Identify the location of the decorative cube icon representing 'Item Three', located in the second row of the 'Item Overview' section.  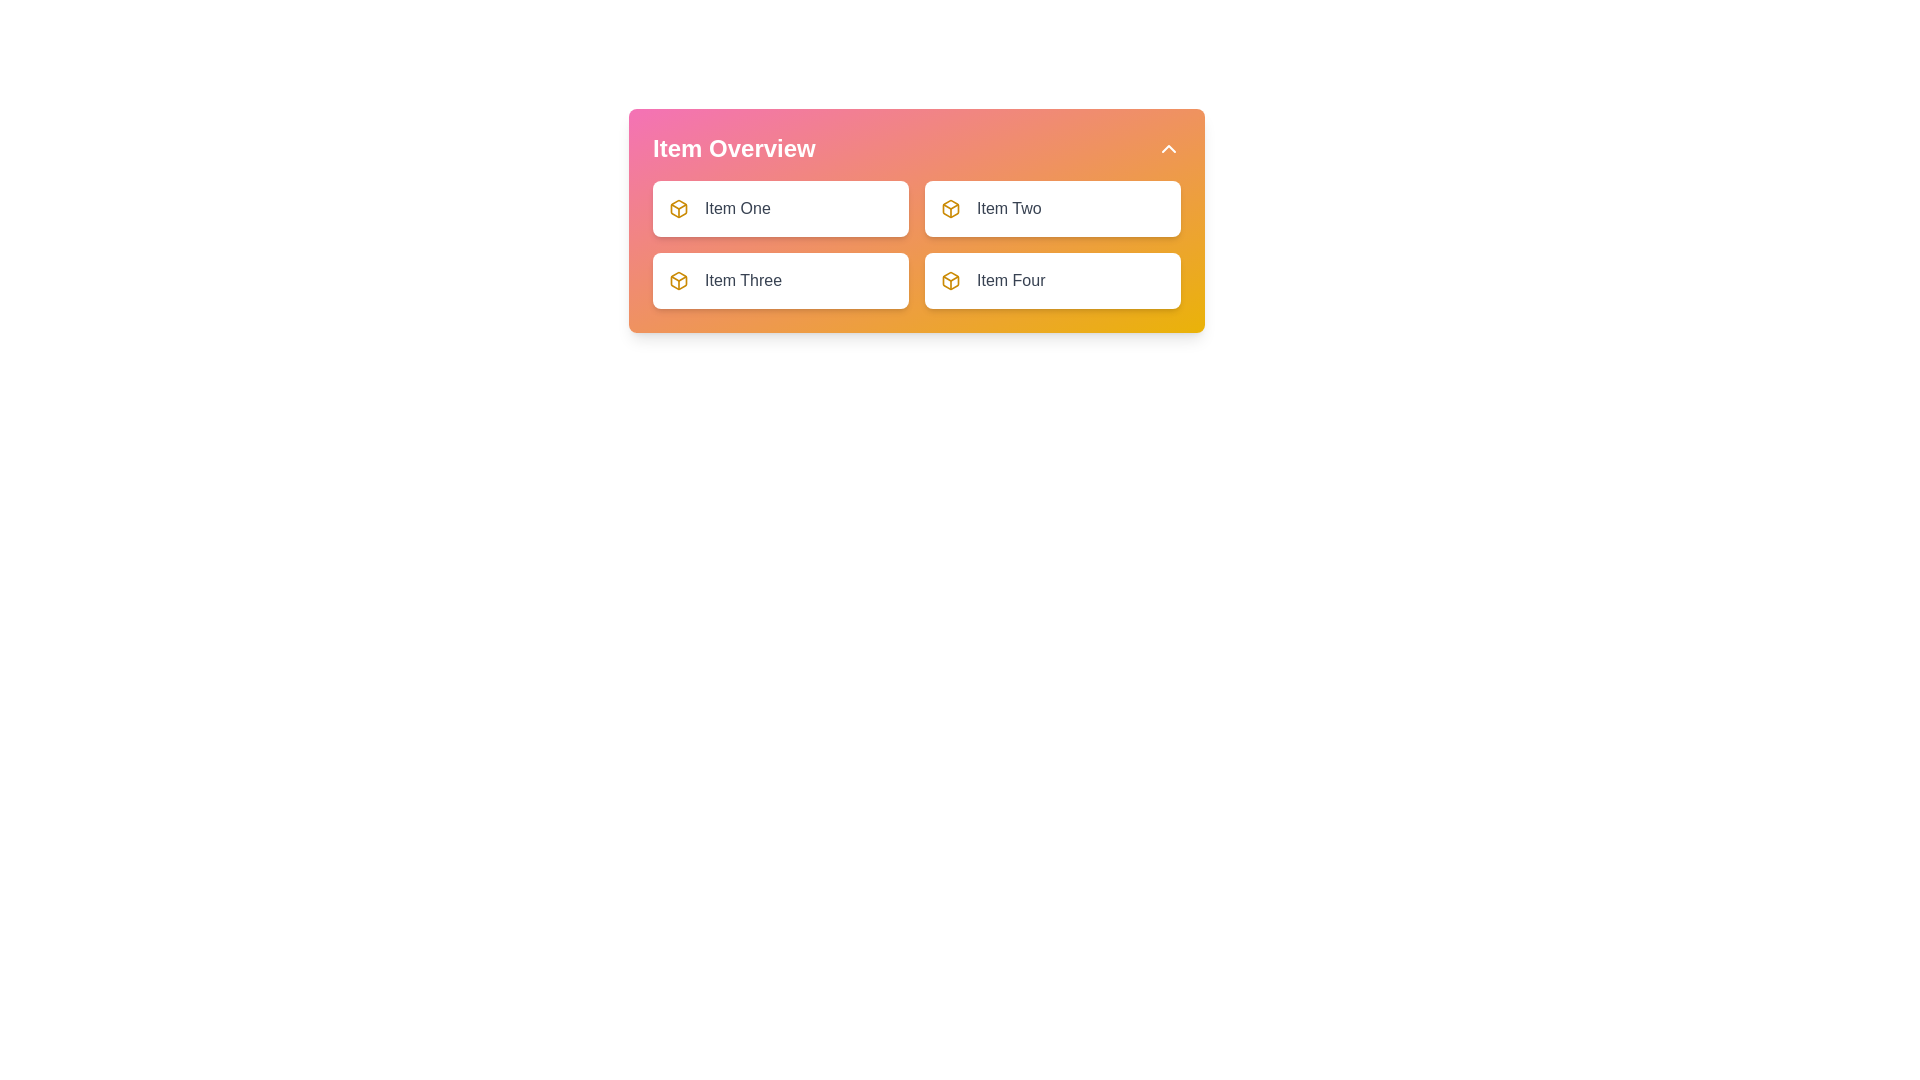
(678, 281).